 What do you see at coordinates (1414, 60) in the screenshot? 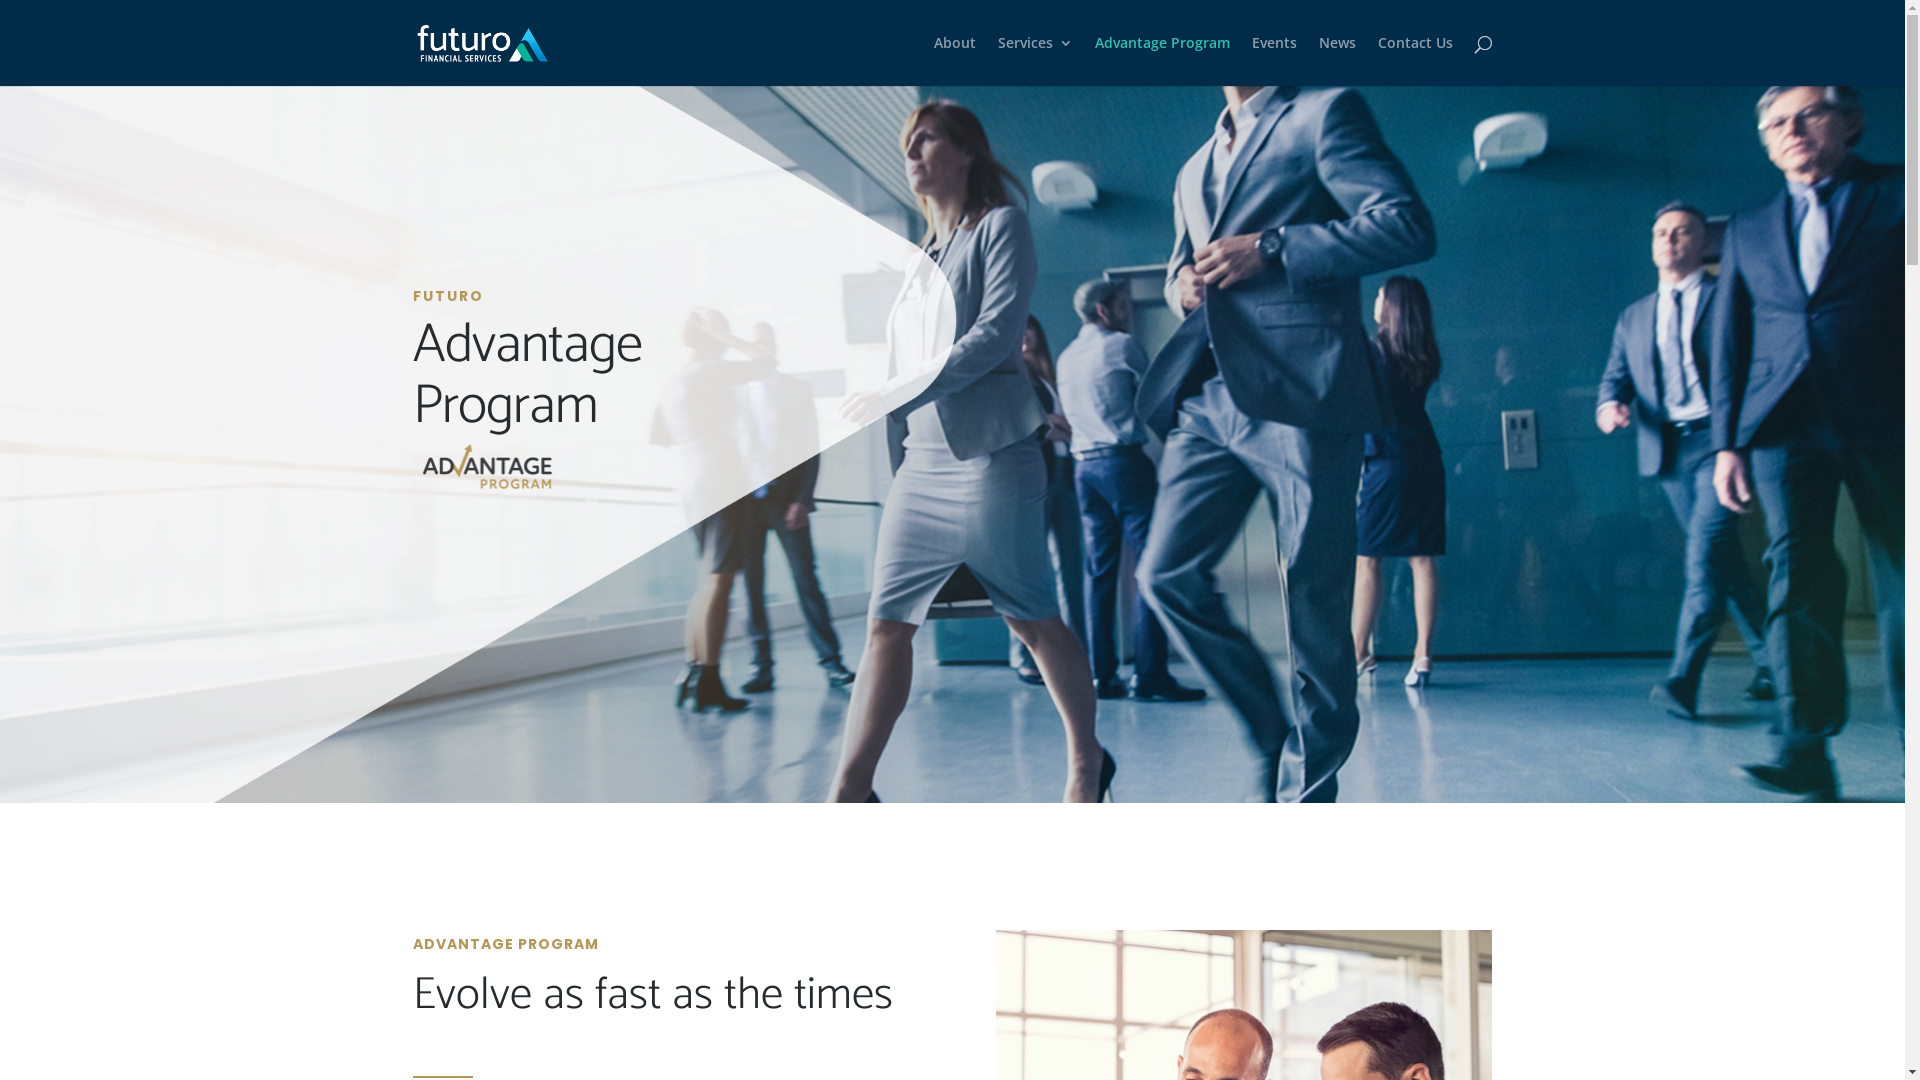
I see `'Contact Us'` at bounding box center [1414, 60].